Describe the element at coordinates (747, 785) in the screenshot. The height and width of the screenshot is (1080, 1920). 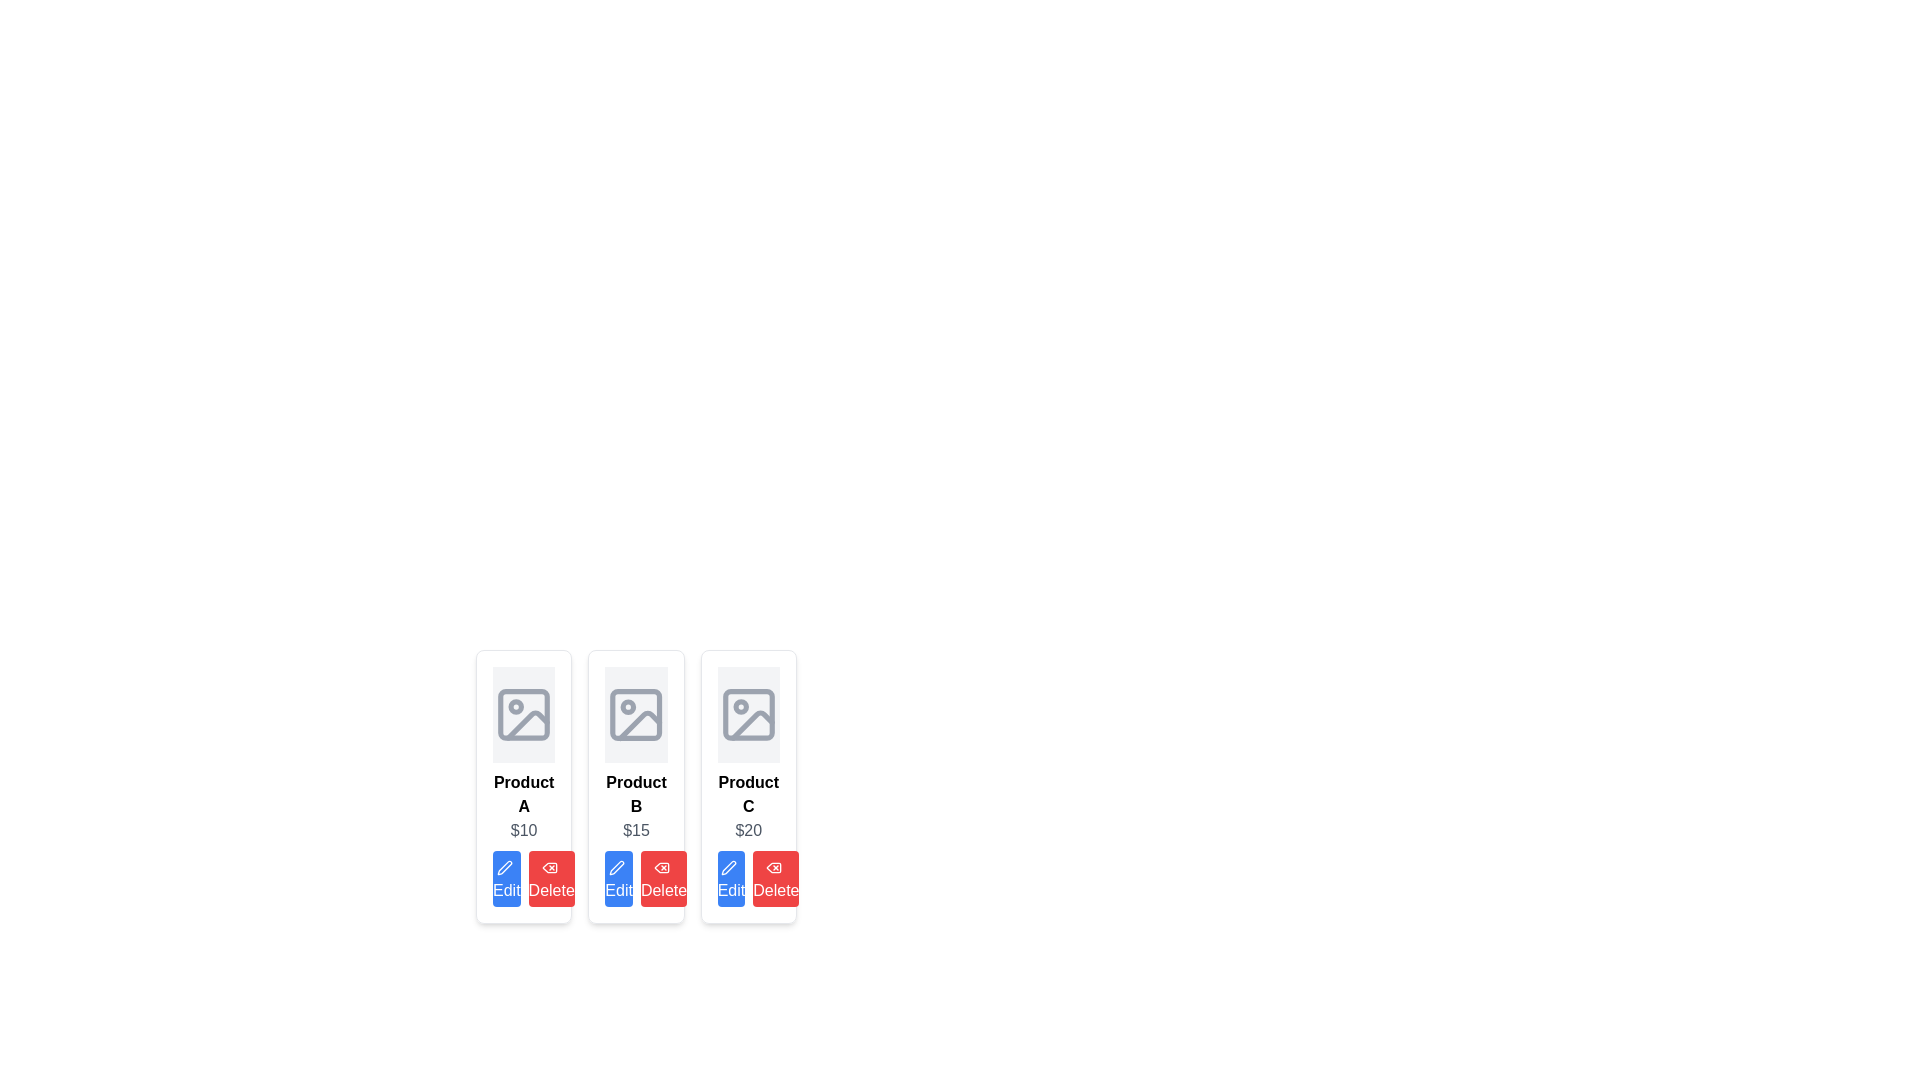
I see `the product image or price information of the Card component for Product C, located in the third column of the grid layout` at that location.